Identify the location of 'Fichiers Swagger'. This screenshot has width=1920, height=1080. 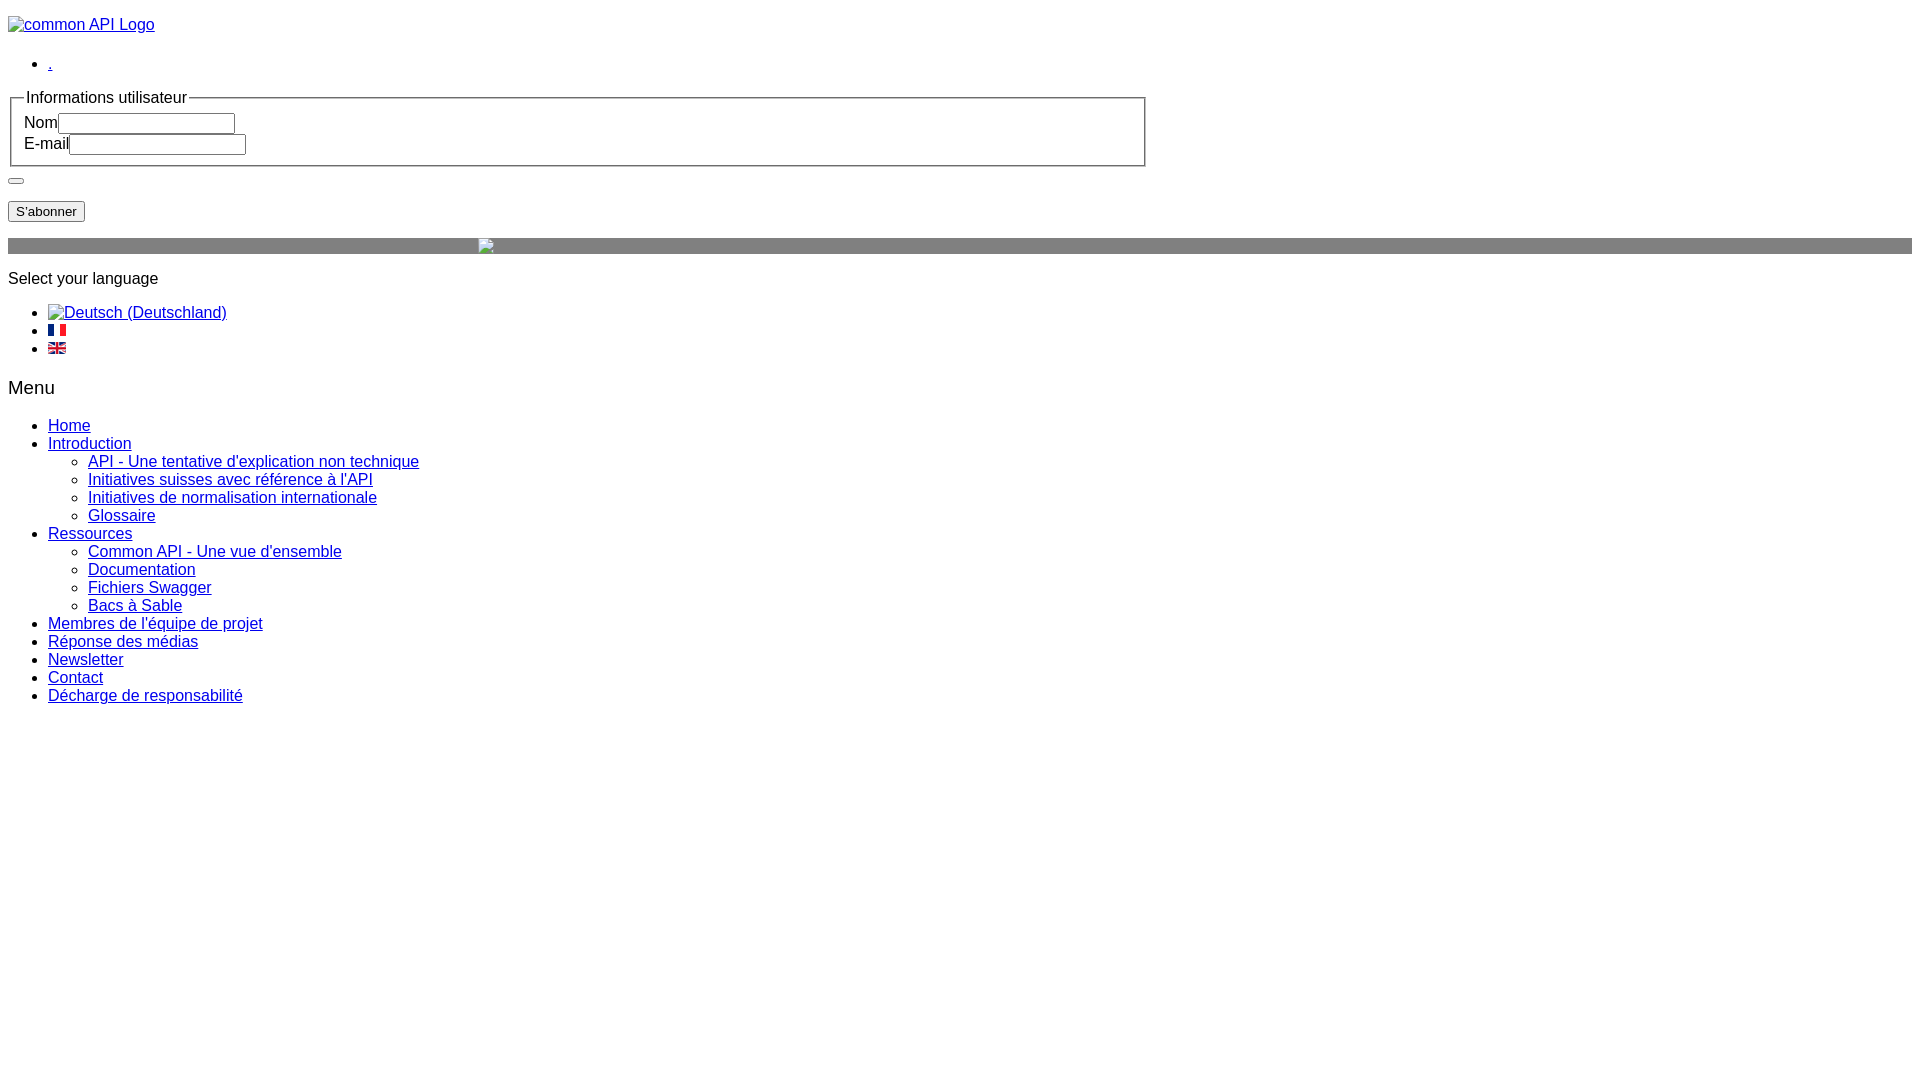
(148, 586).